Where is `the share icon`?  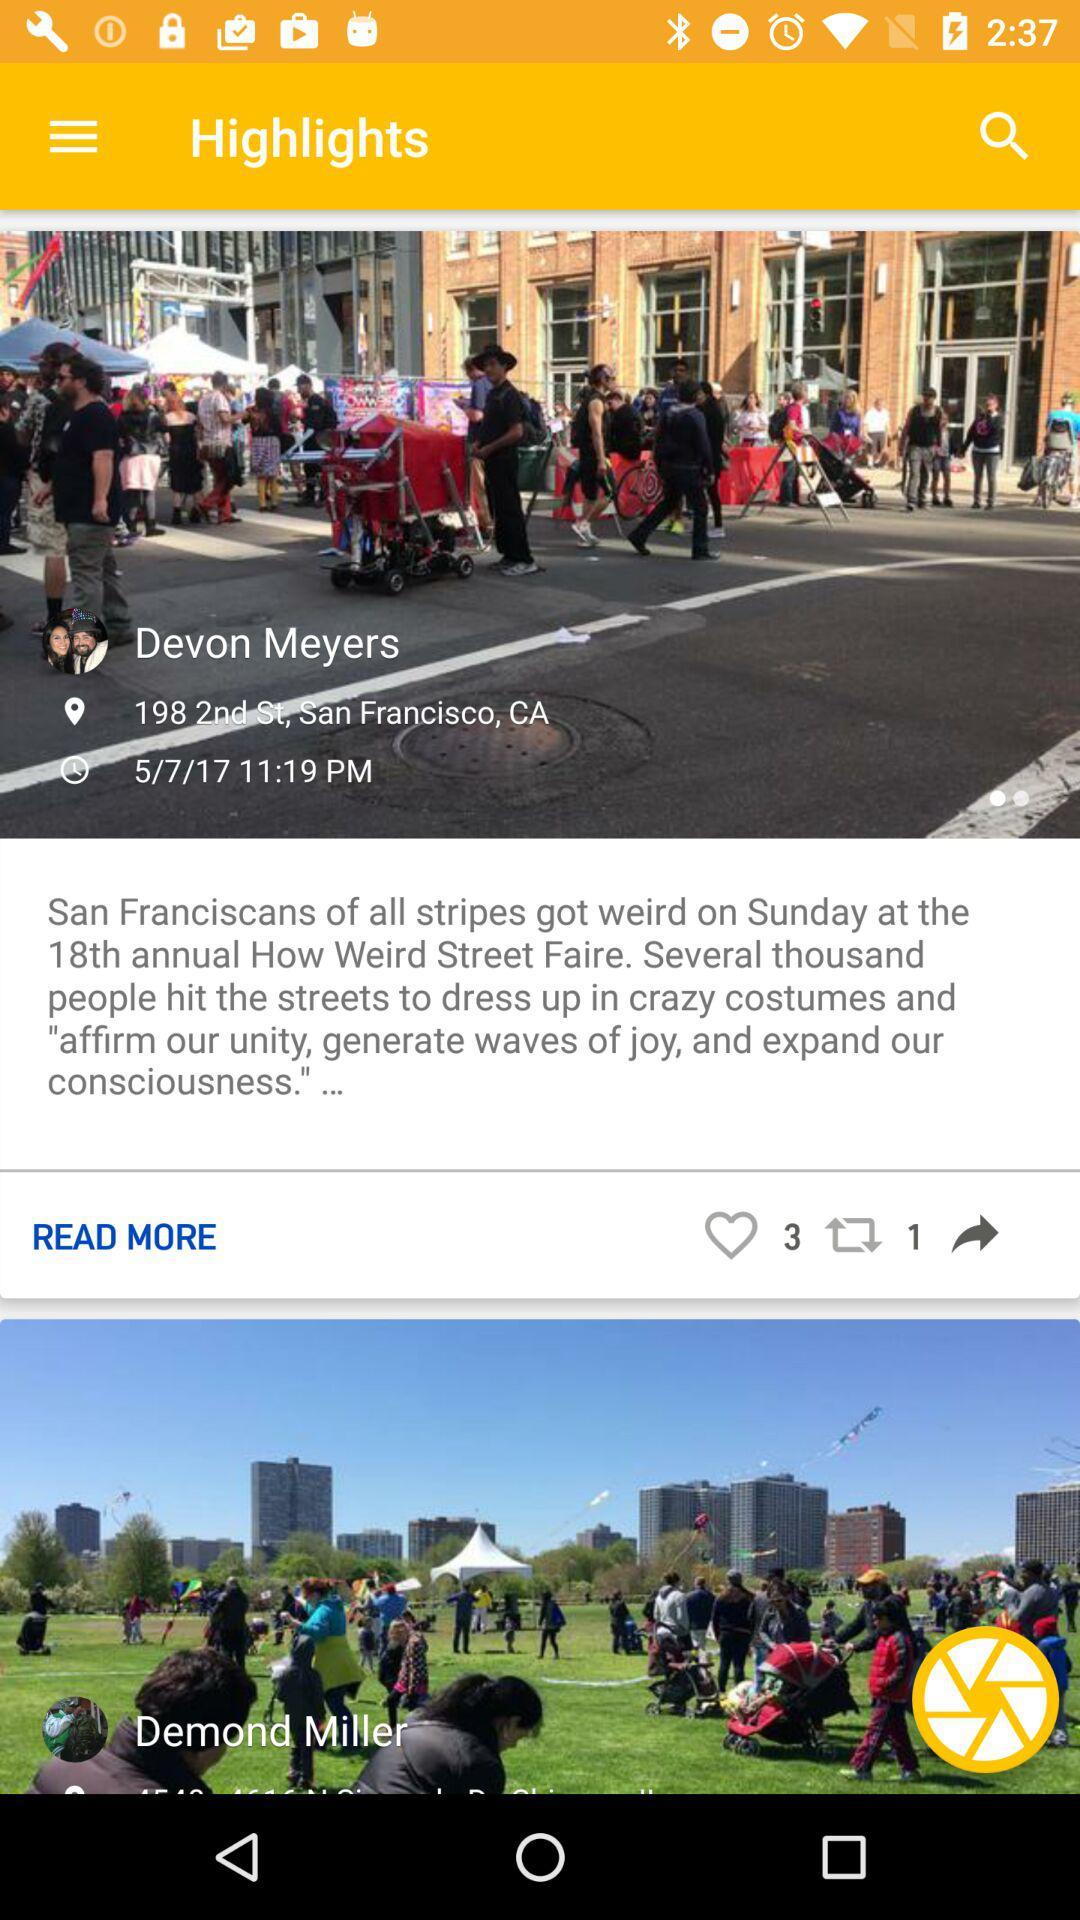
the share icon is located at coordinates (974, 1233).